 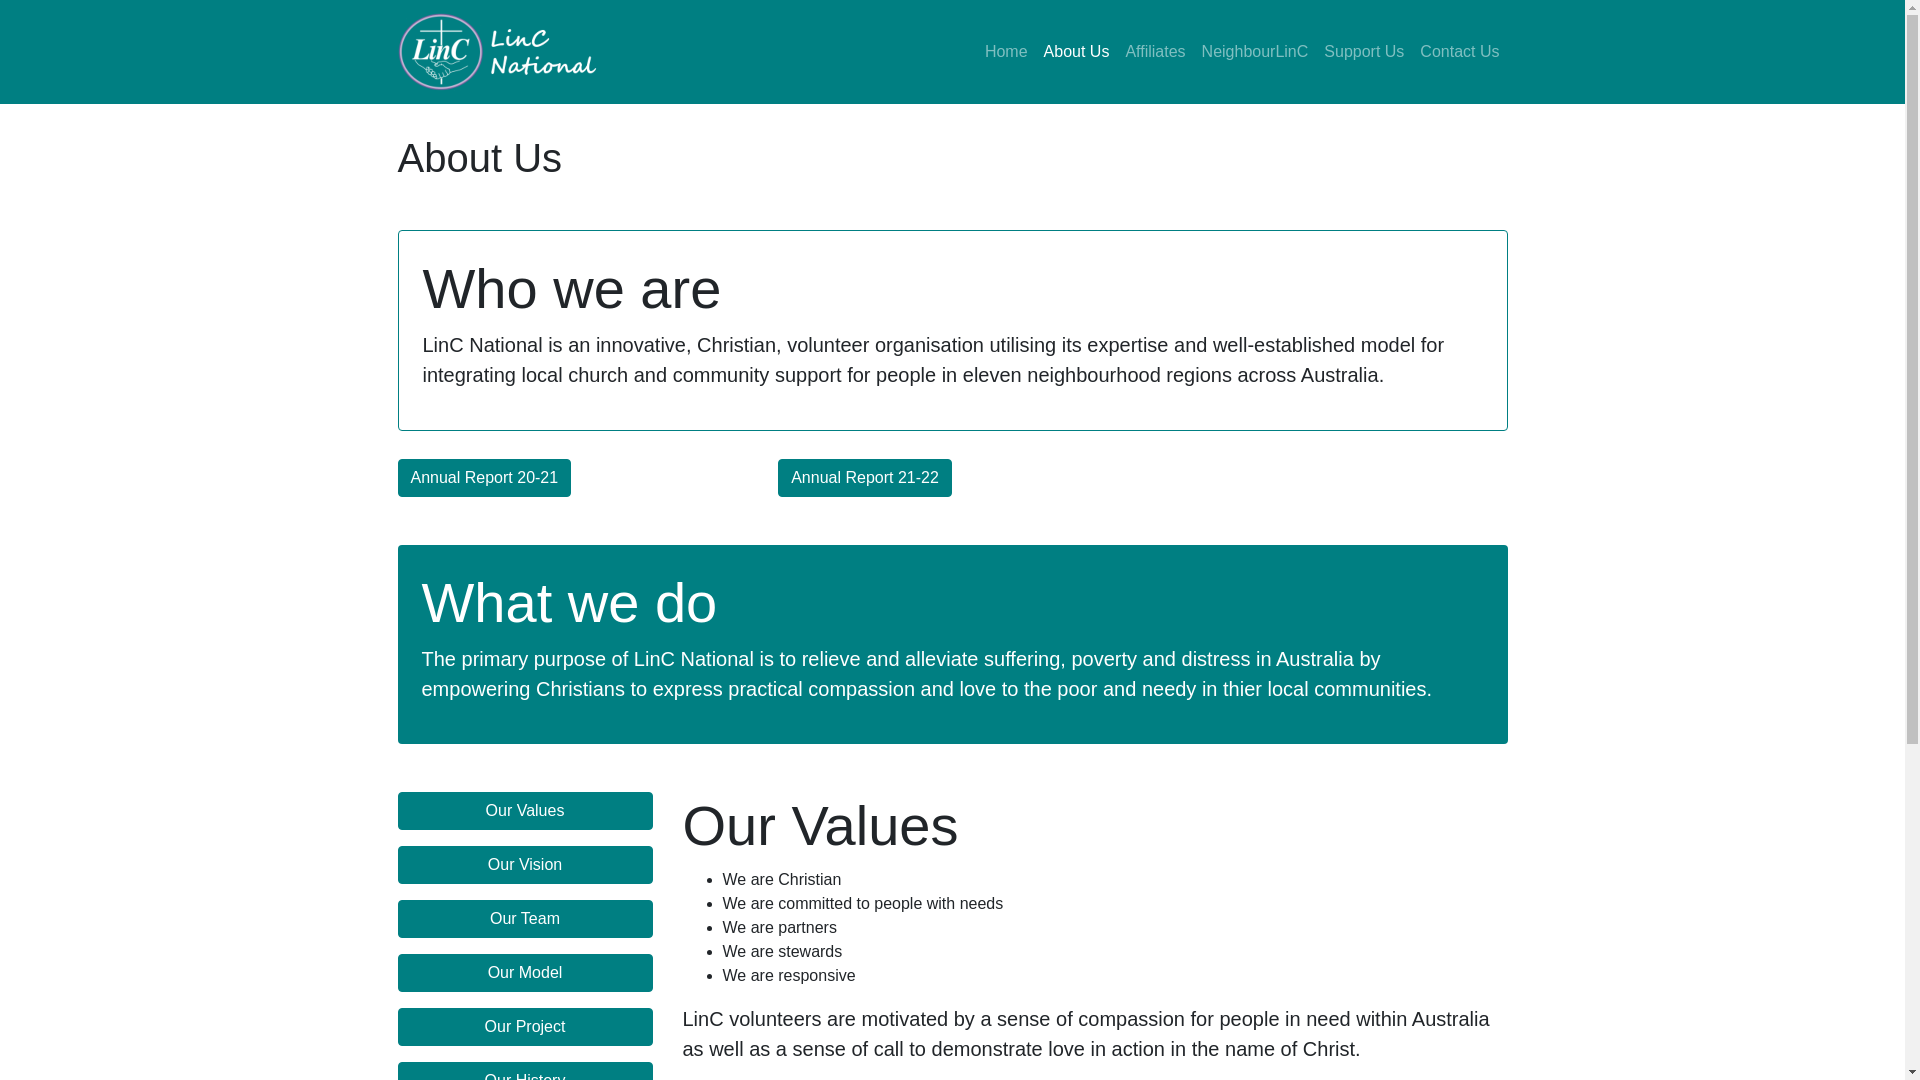 I want to click on 'Our Team', so click(x=525, y=918).